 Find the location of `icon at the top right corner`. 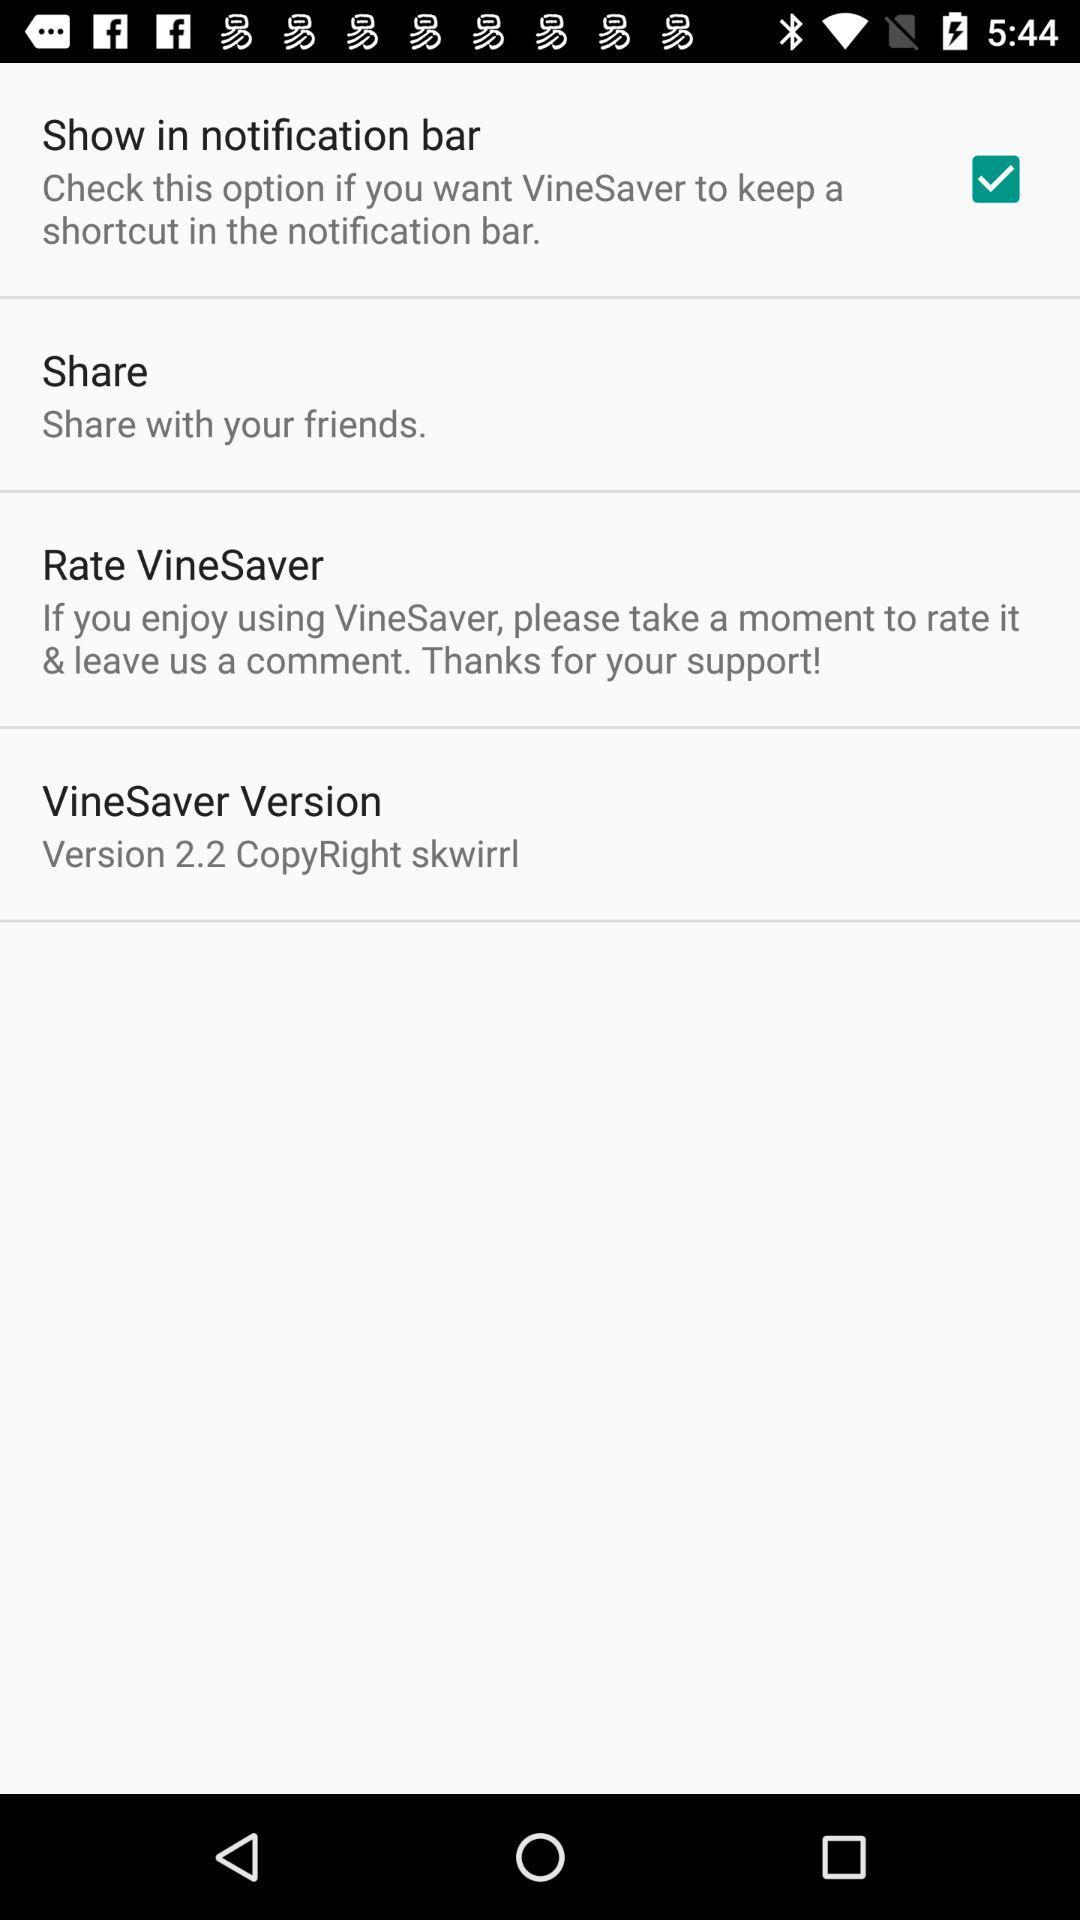

icon at the top right corner is located at coordinates (995, 179).